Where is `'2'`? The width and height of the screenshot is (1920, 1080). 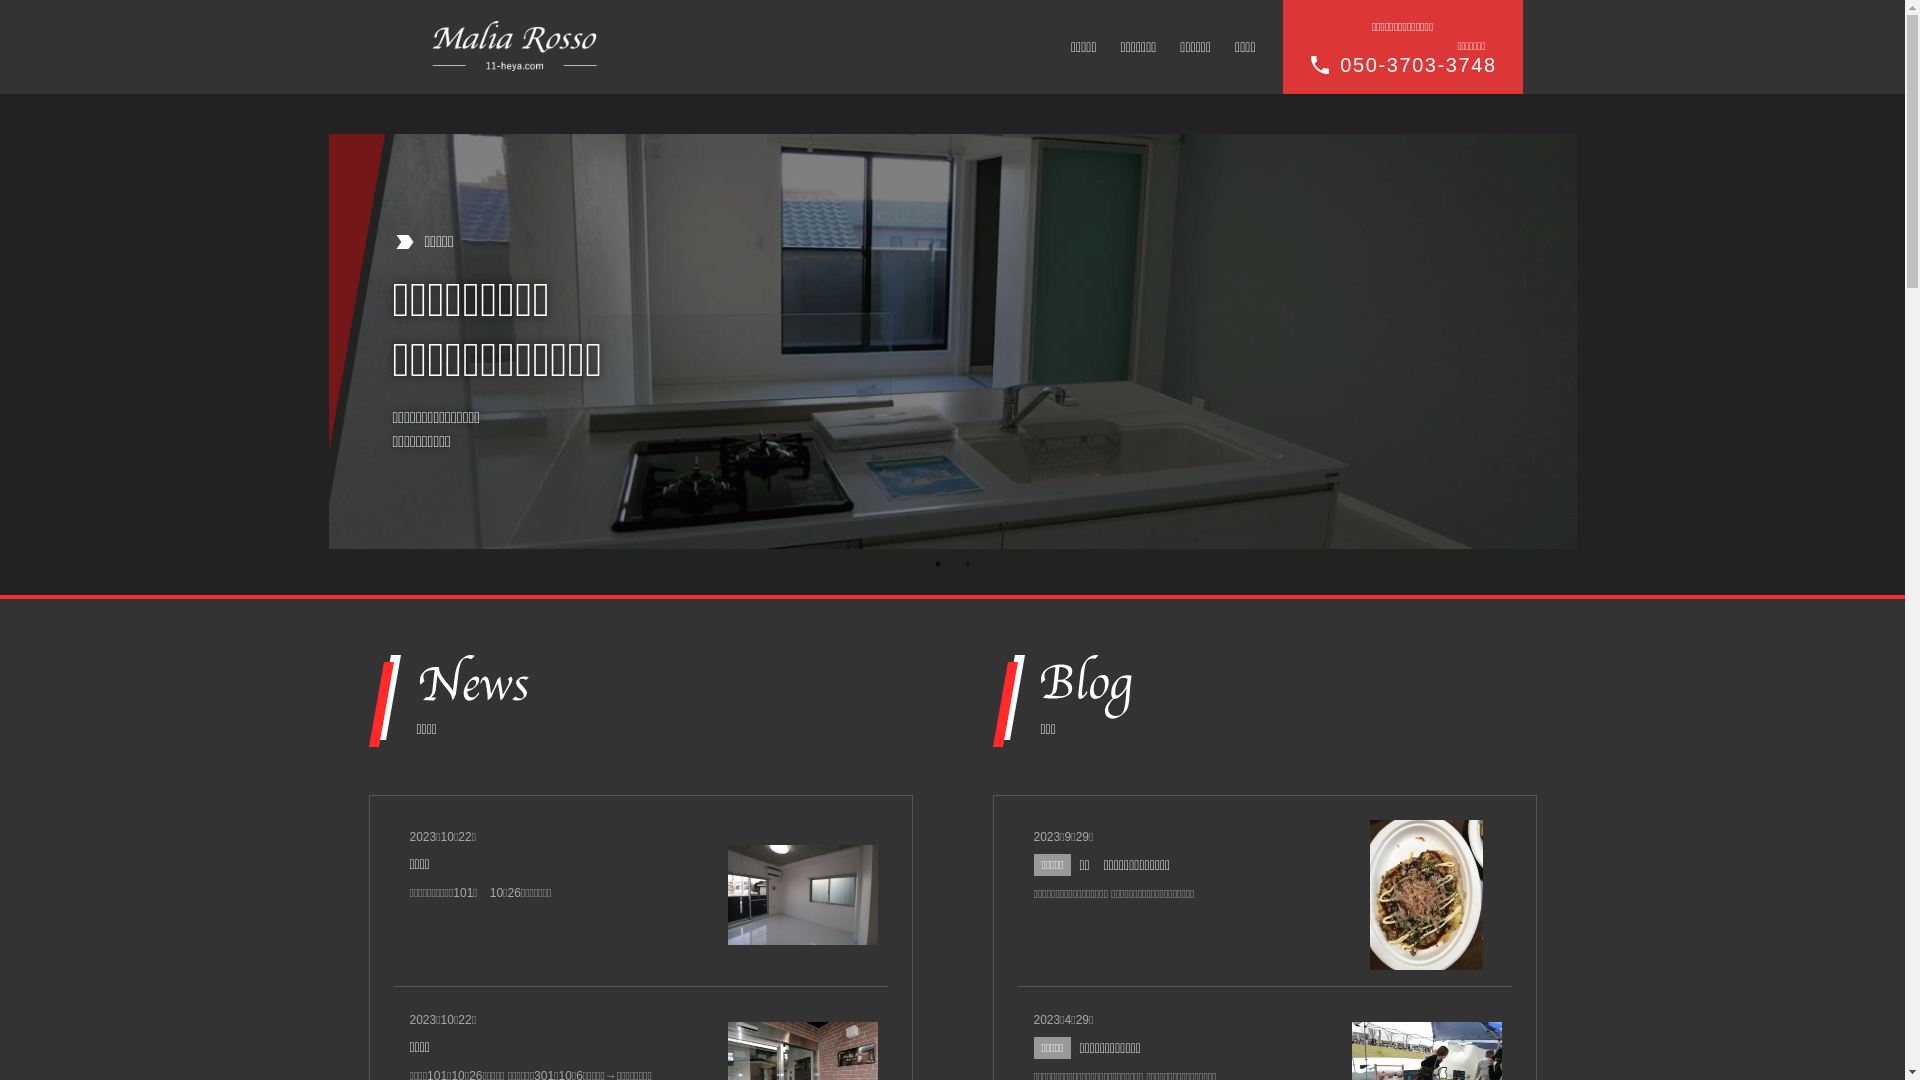
'2' is located at coordinates (968, 563).